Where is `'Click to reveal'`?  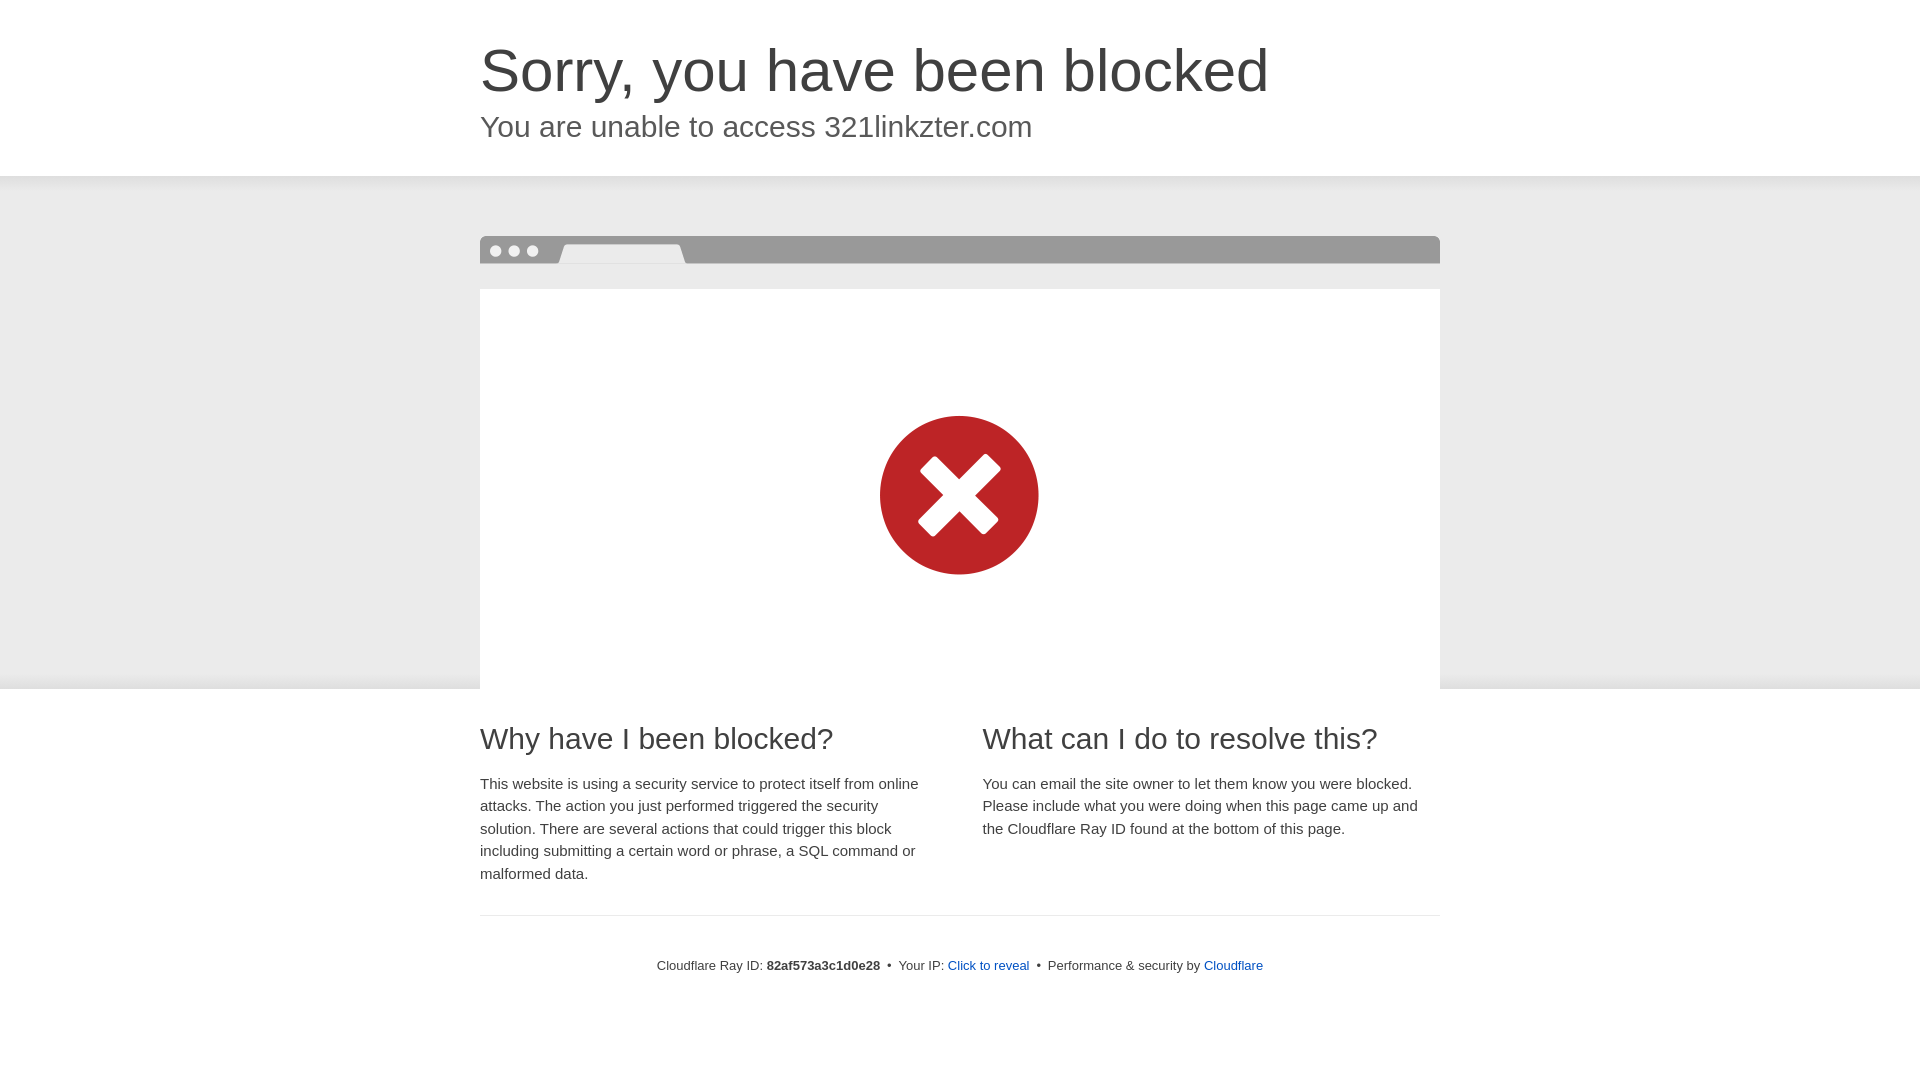
'Click to reveal' is located at coordinates (988, 964).